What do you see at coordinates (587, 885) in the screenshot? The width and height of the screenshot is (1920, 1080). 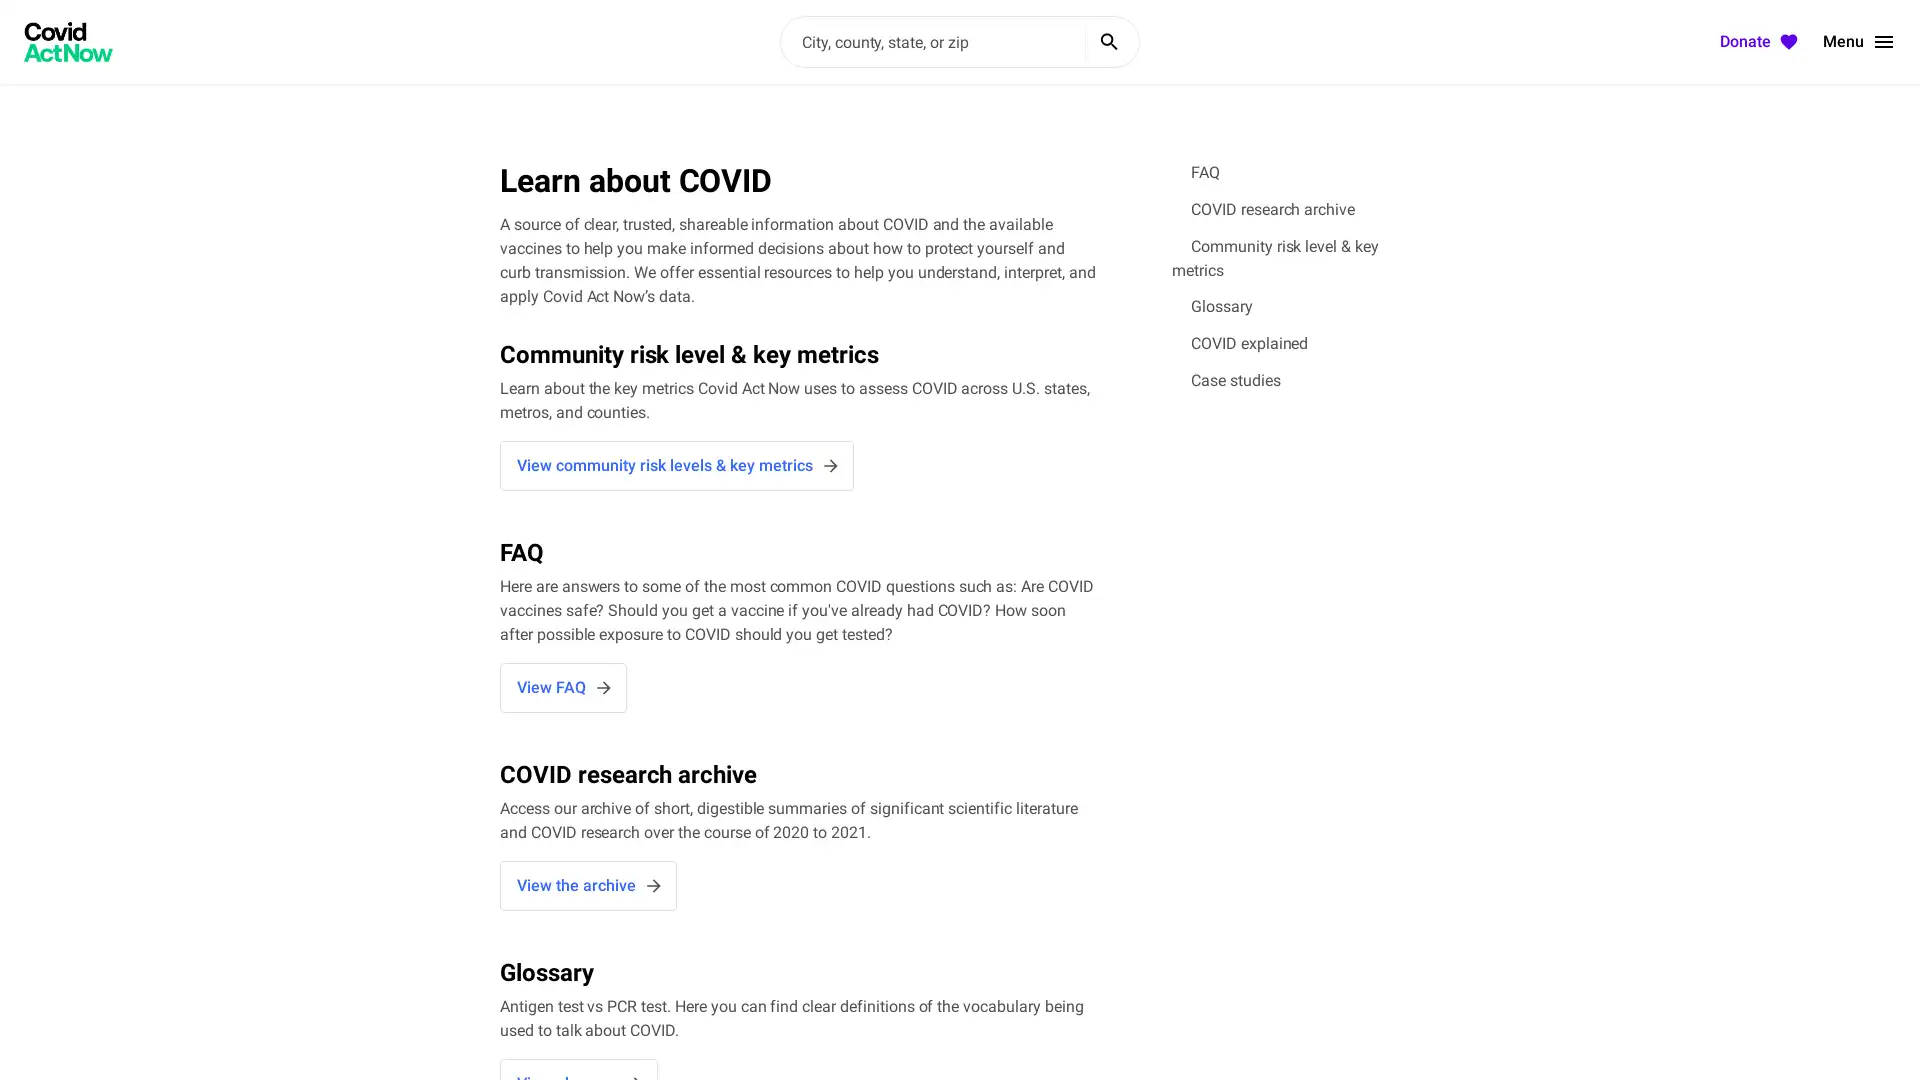 I see `View the archive` at bounding box center [587, 885].